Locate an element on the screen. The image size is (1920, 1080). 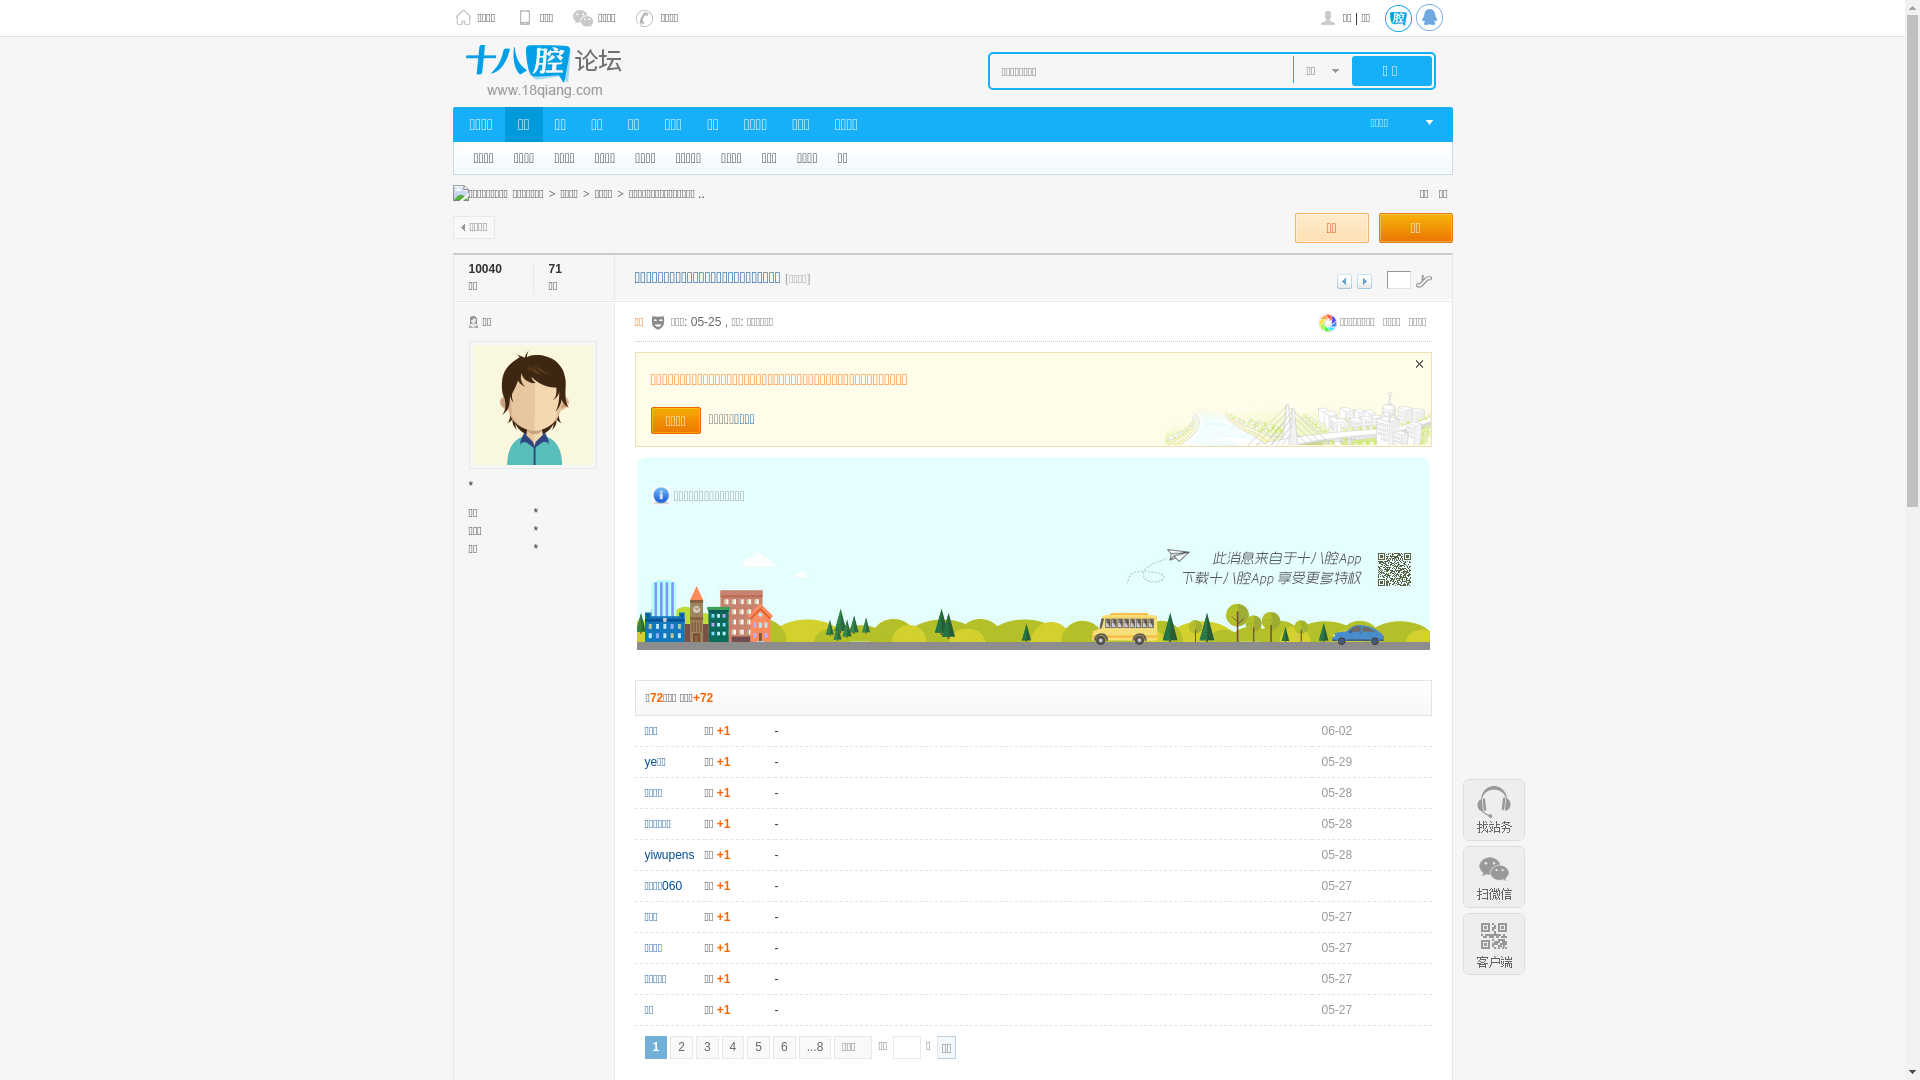
'3' is located at coordinates (707, 1046).